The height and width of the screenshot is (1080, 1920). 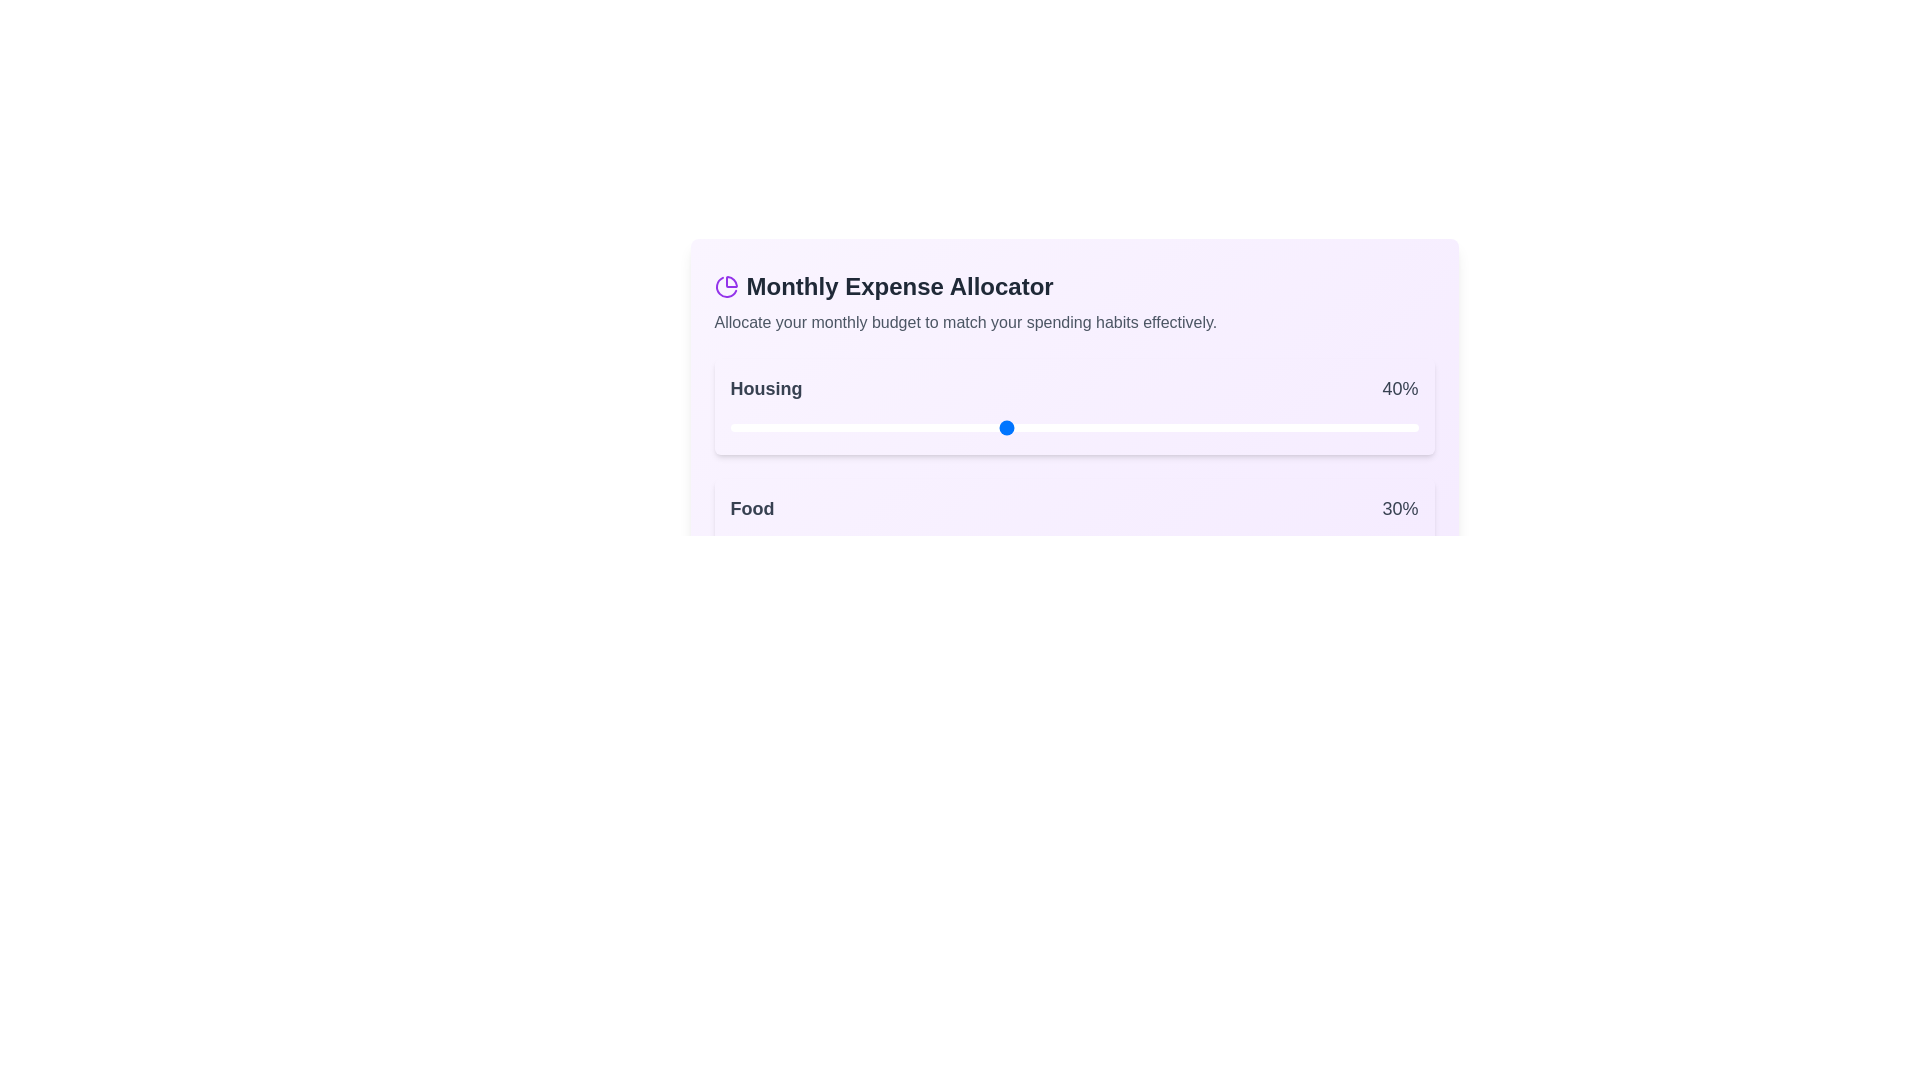 What do you see at coordinates (751, 508) in the screenshot?
I see `displayed text of the text label showing 'Food', which is positioned to the left of '30%' in the financial allocation interface` at bounding box center [751, 508].